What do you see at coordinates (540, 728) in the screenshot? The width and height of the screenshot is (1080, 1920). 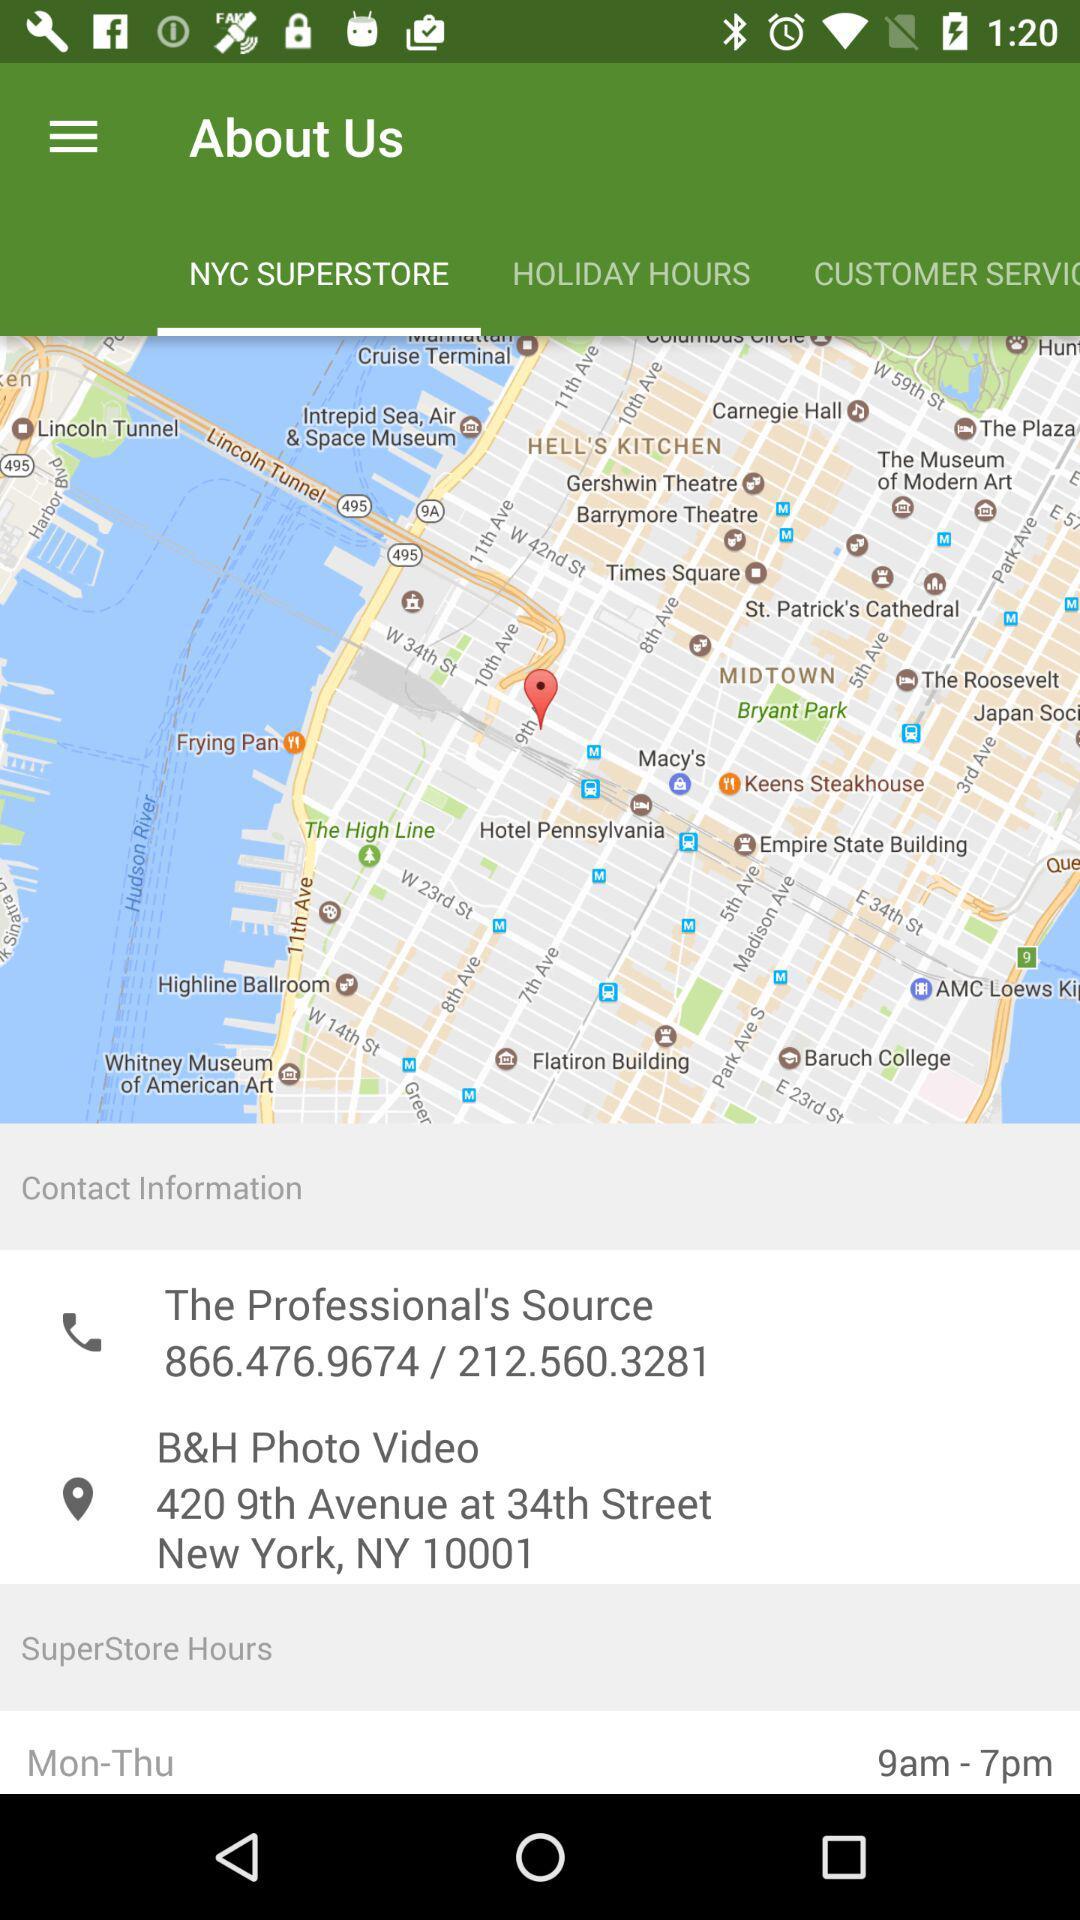 I see `icon below the nyc superstore icon` at bounding box center [540, 728].